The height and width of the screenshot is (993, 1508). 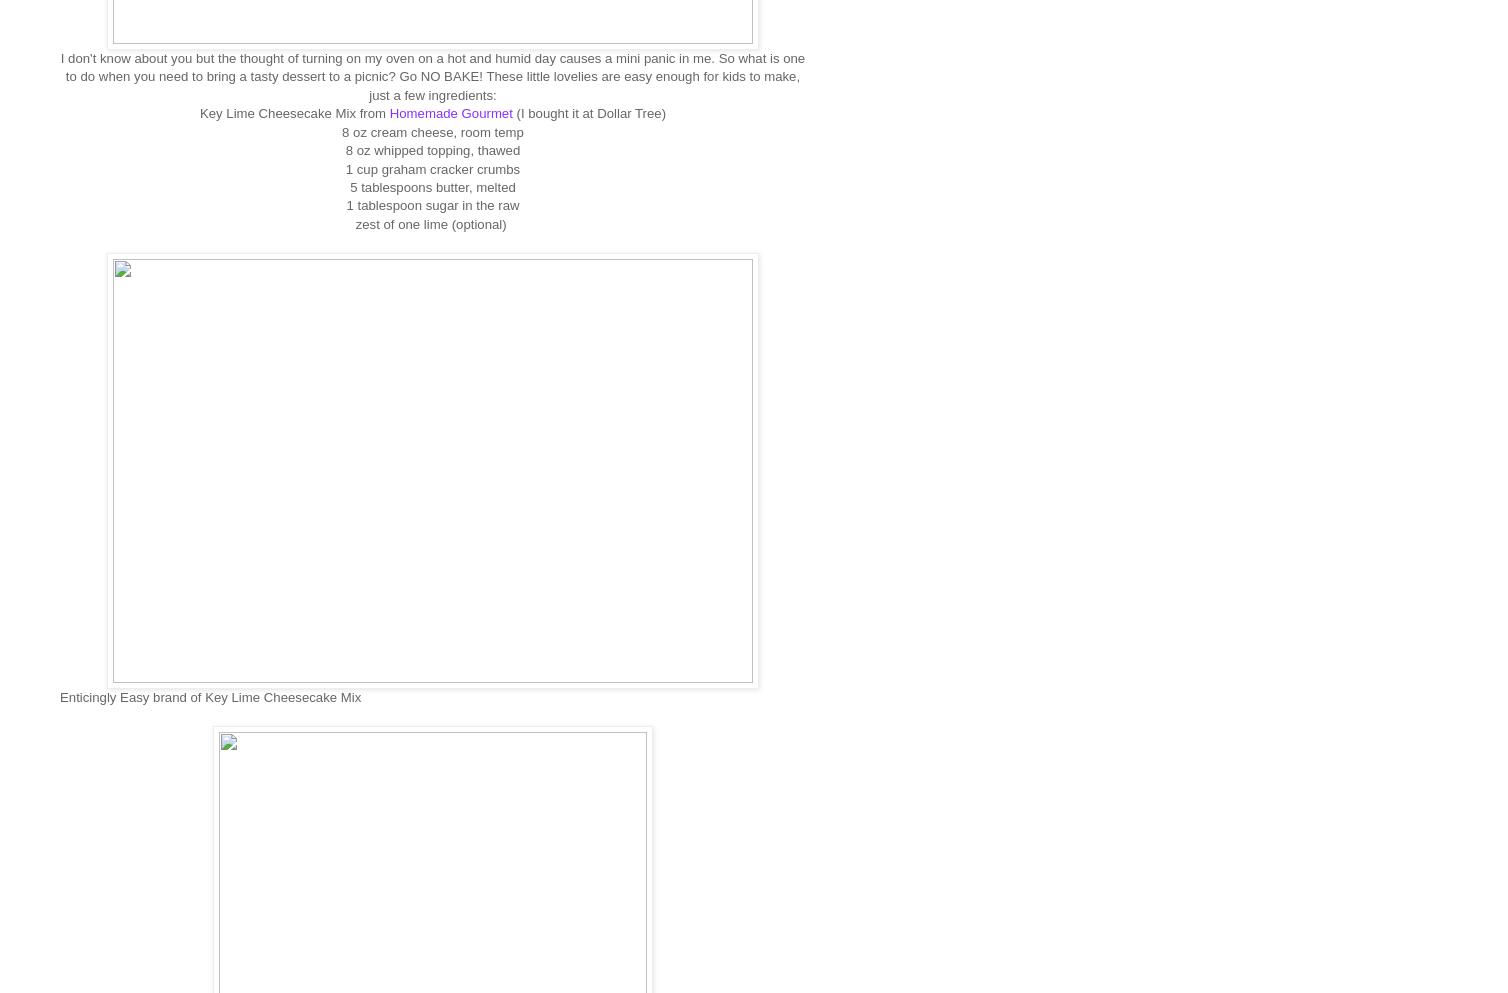 What do you see at coordinates (344, 205) in the screenshot?
I see `'1 tablespoon sugar in the raw'` at bounding box center [344, 205].